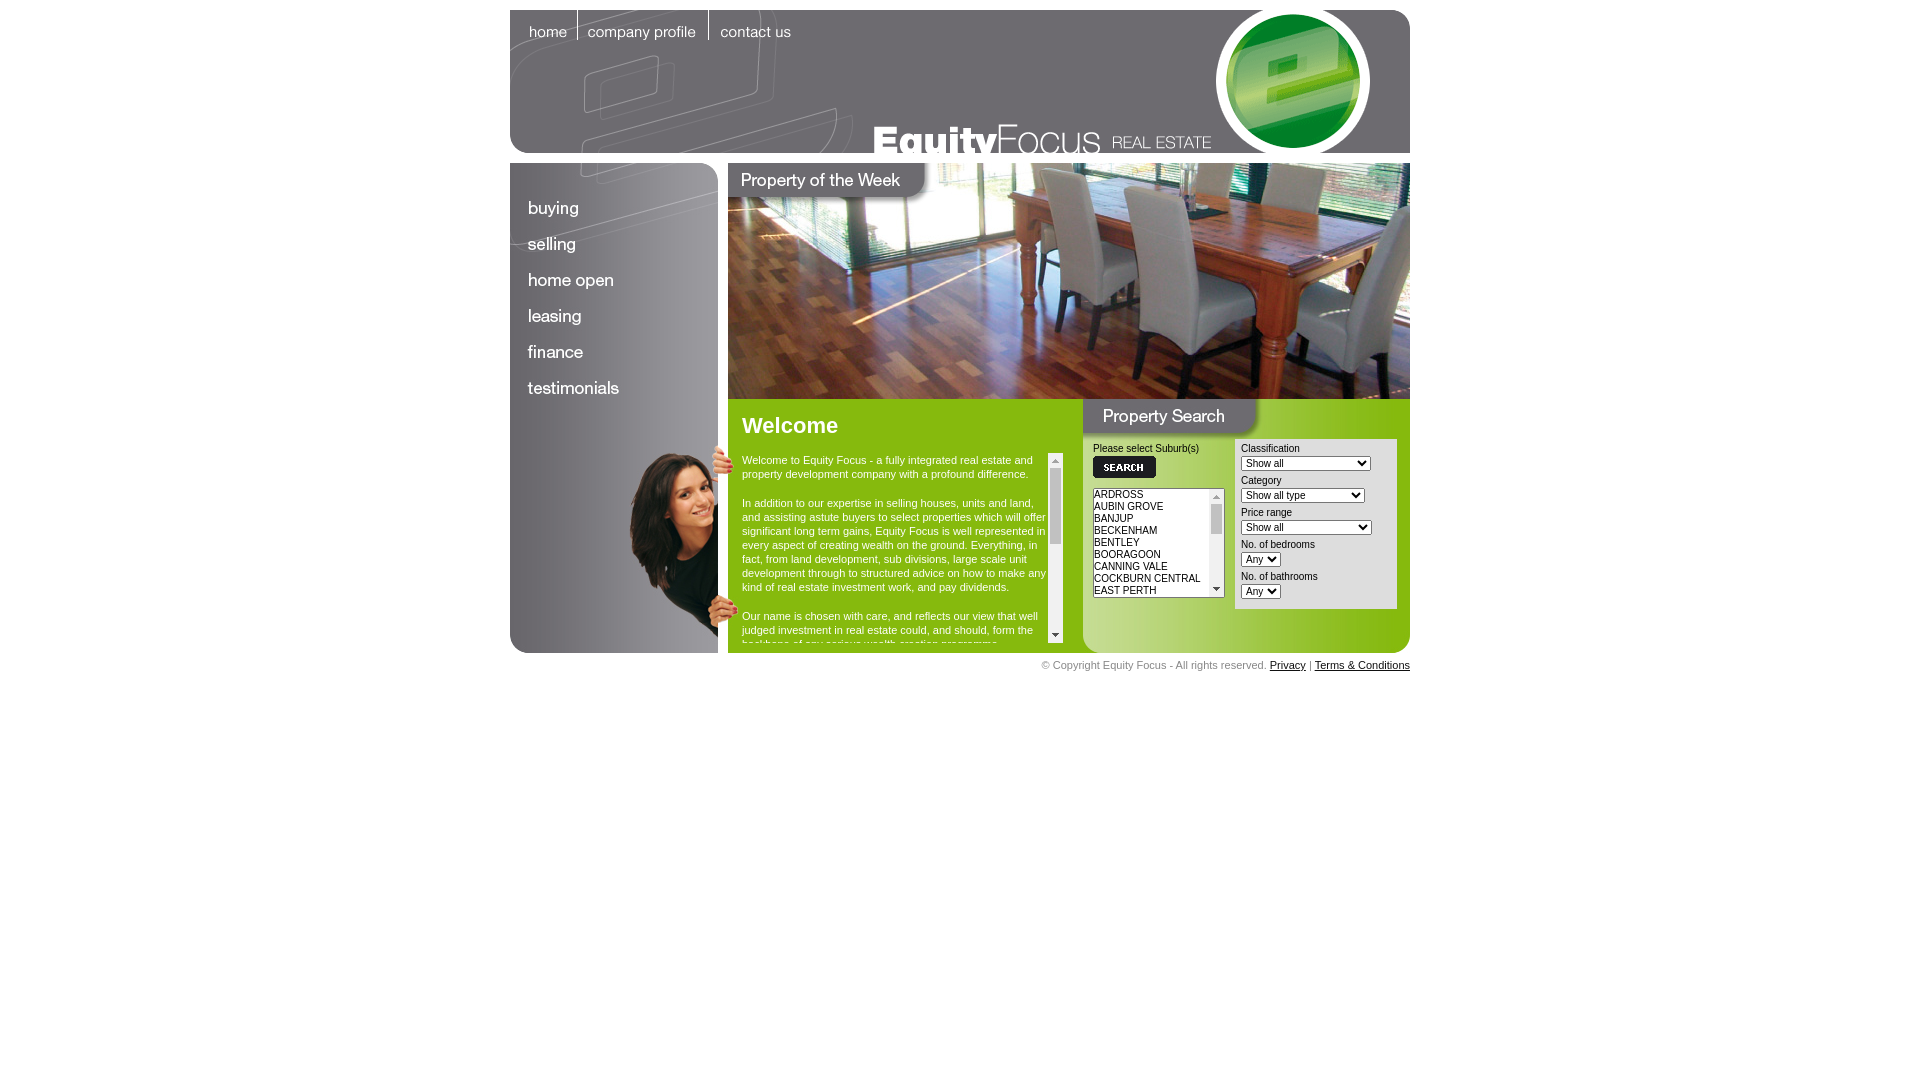  Describe the element at coordinates (509, 244) in the screenshot. I see `'selling'` at that location.